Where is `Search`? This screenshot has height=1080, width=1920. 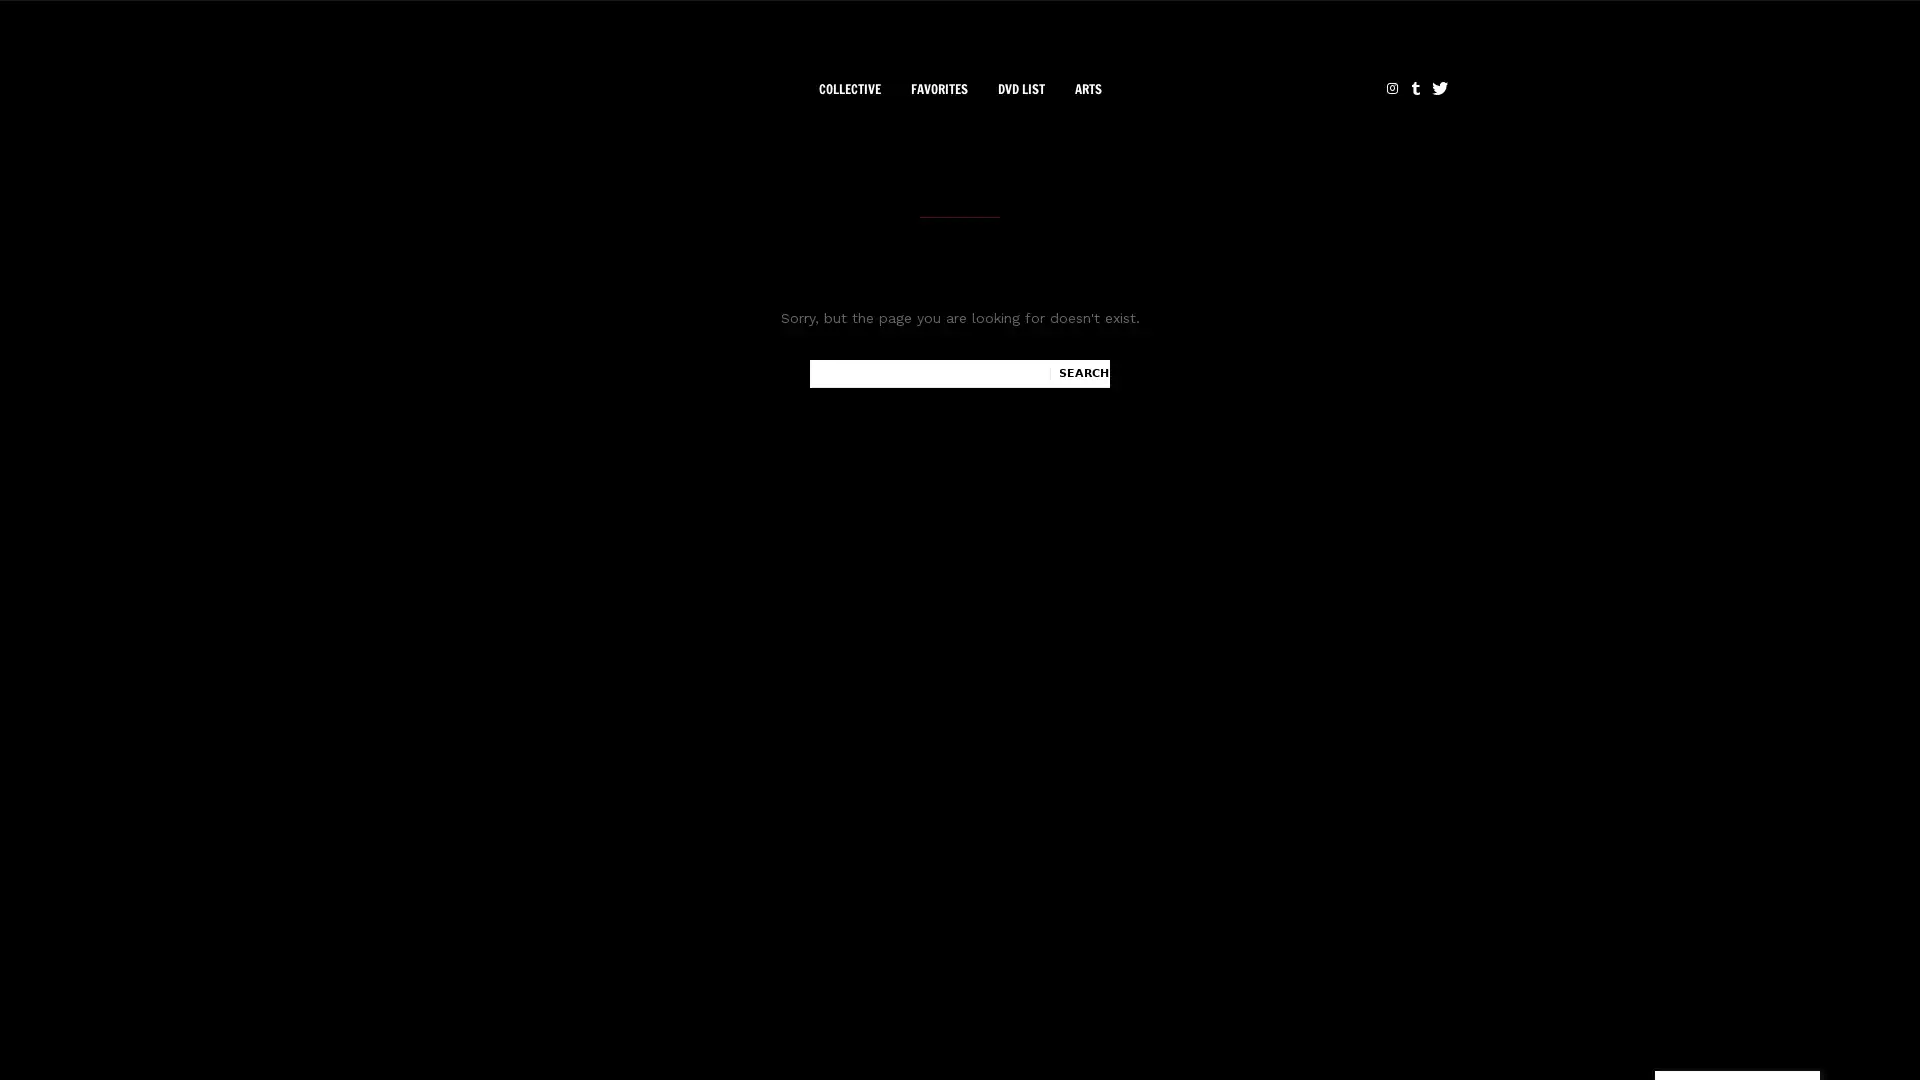
Search is located at coordinates (1079, 373).